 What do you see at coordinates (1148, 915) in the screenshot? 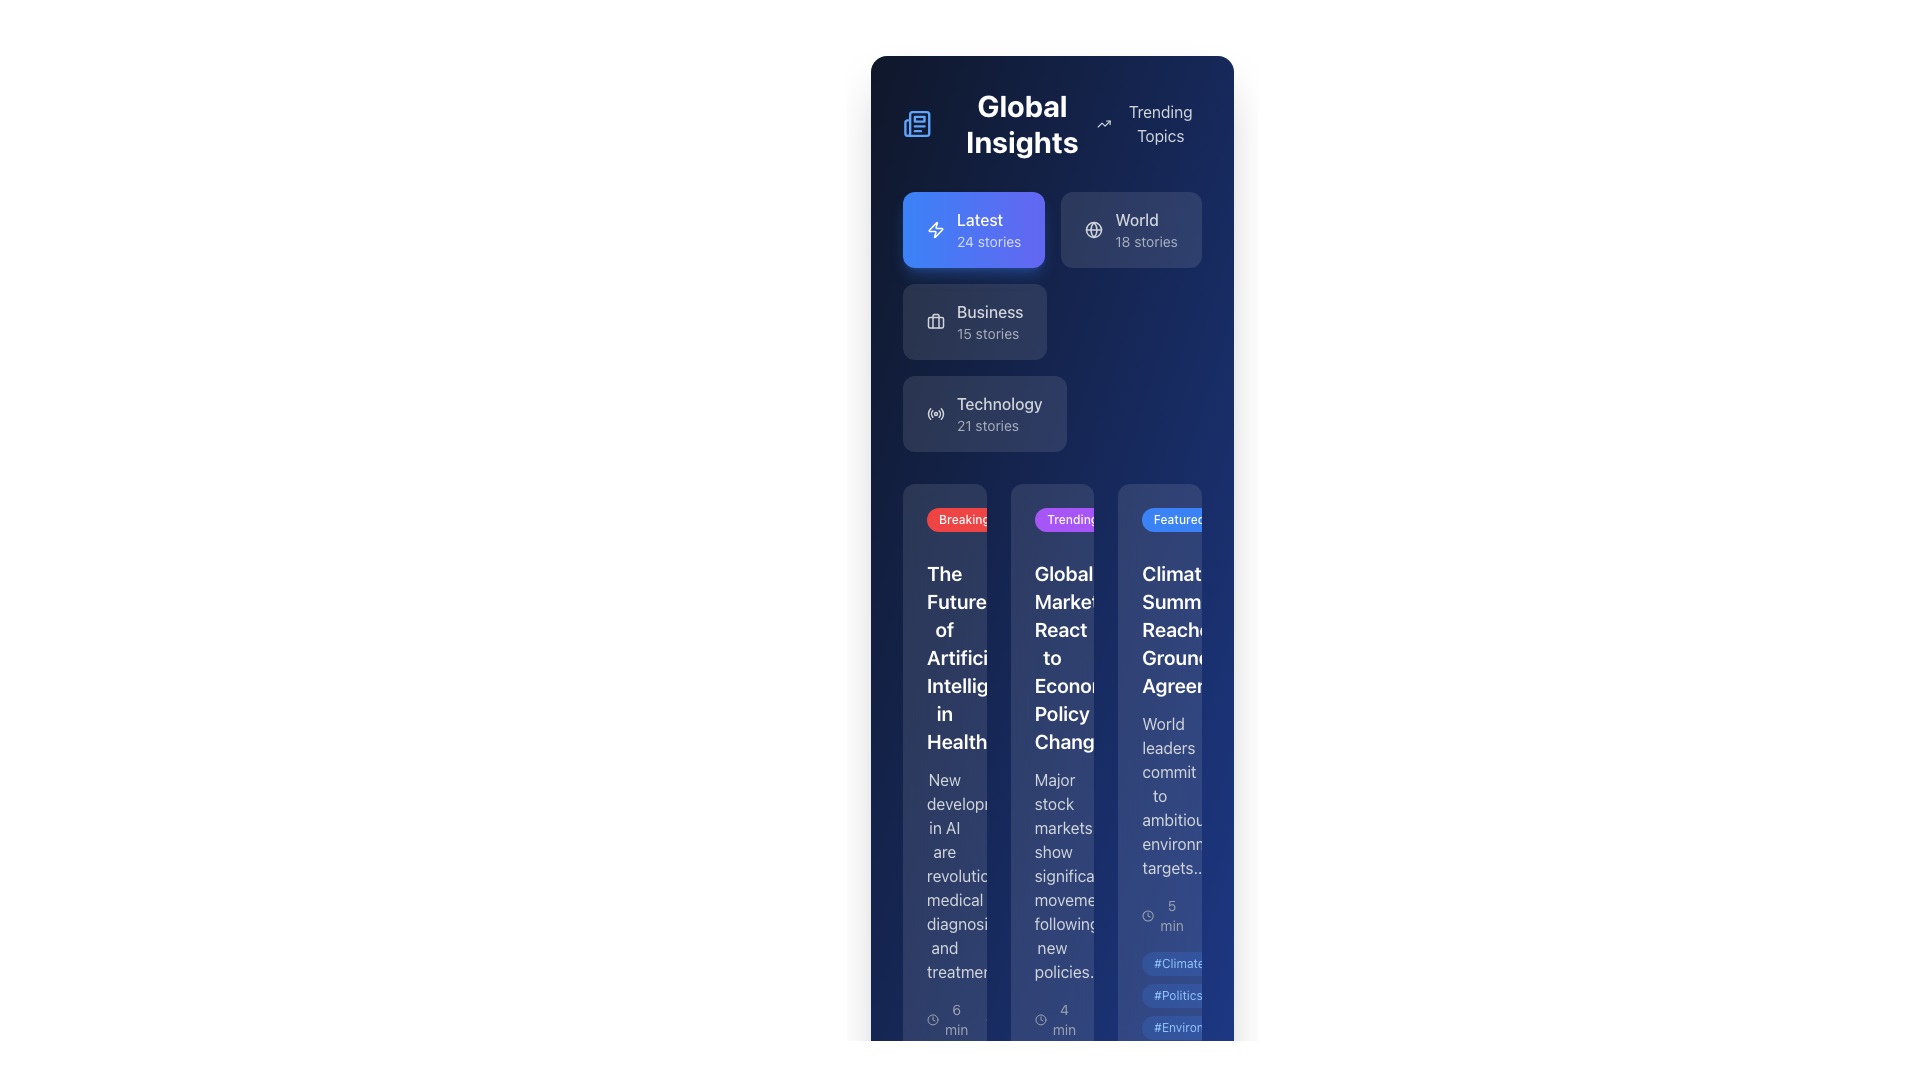
I see `the circular clock icon with a thin outline located to the left of the '5 min' label at the bottom of the news article card` at bounding box center [1148, 915].